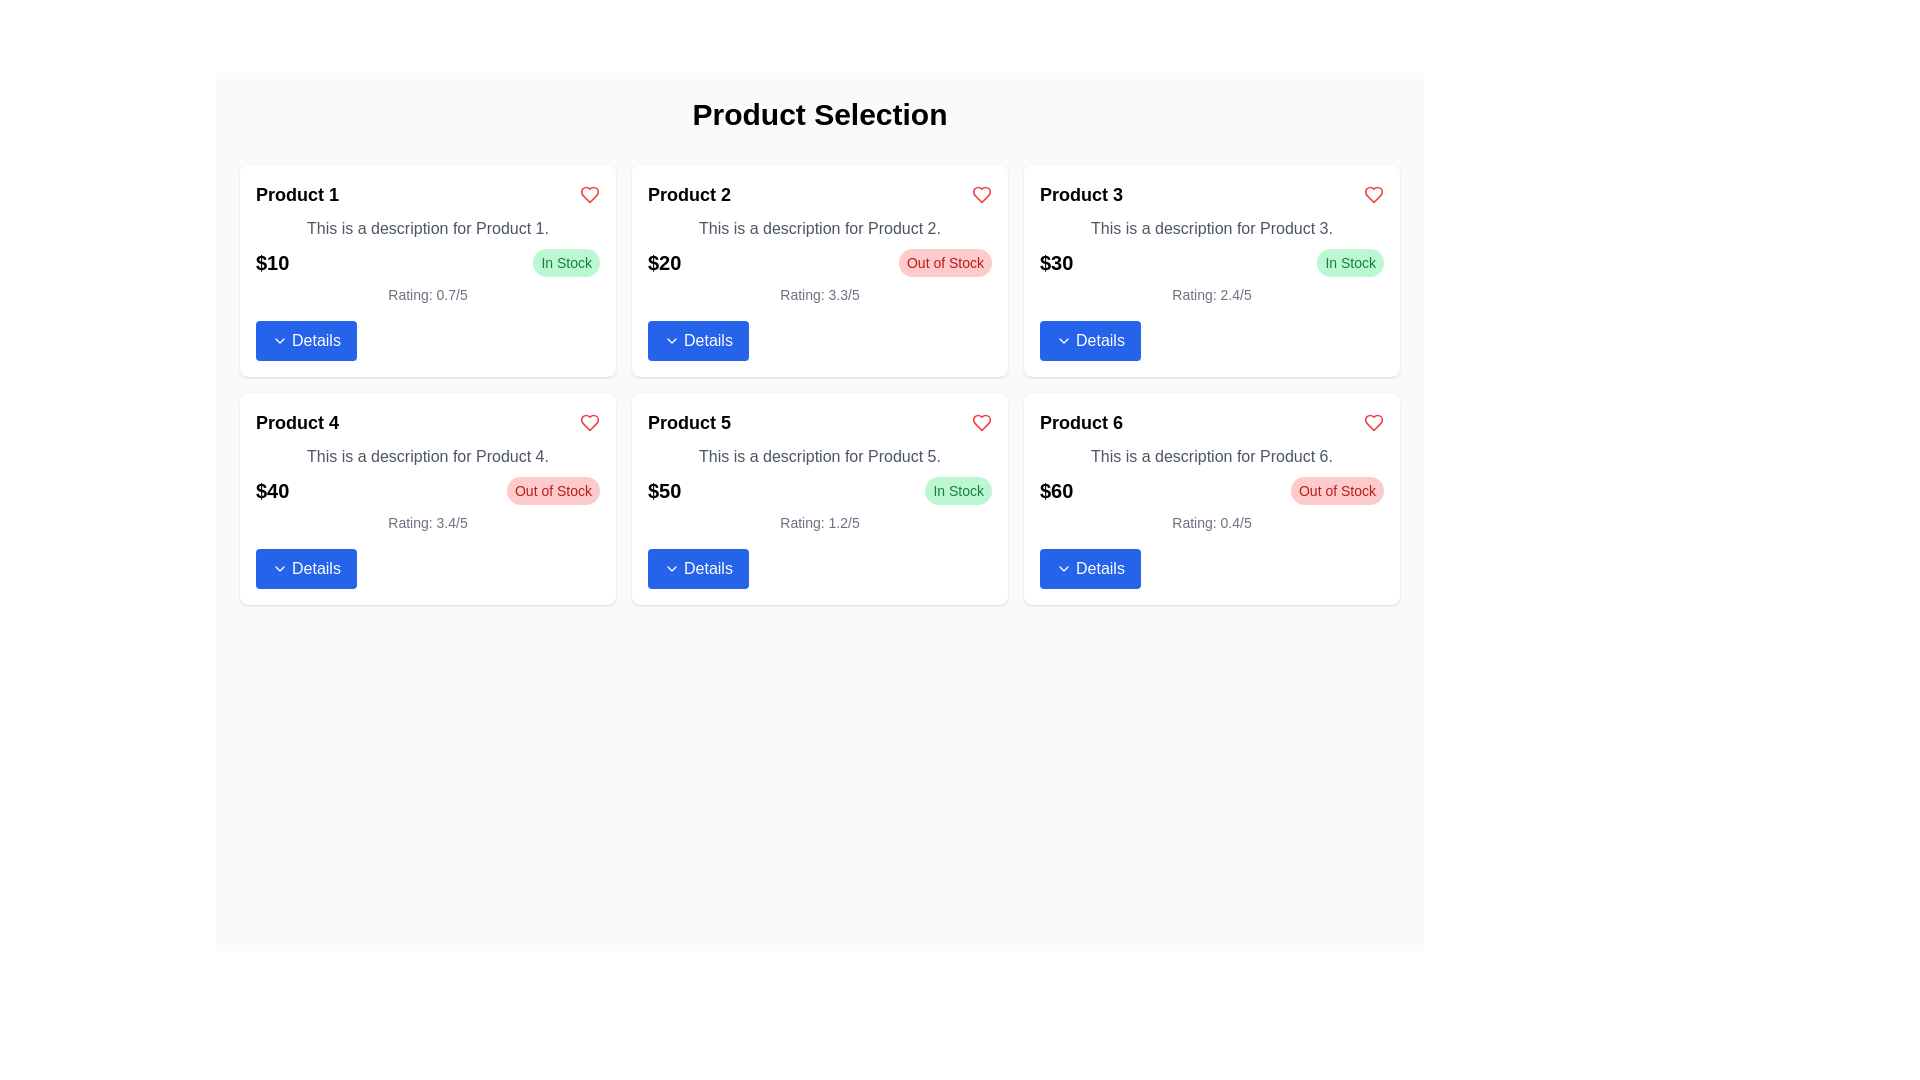  I want to click on the button located at the bottom of the card for 'Product 5', so click(698, 569).